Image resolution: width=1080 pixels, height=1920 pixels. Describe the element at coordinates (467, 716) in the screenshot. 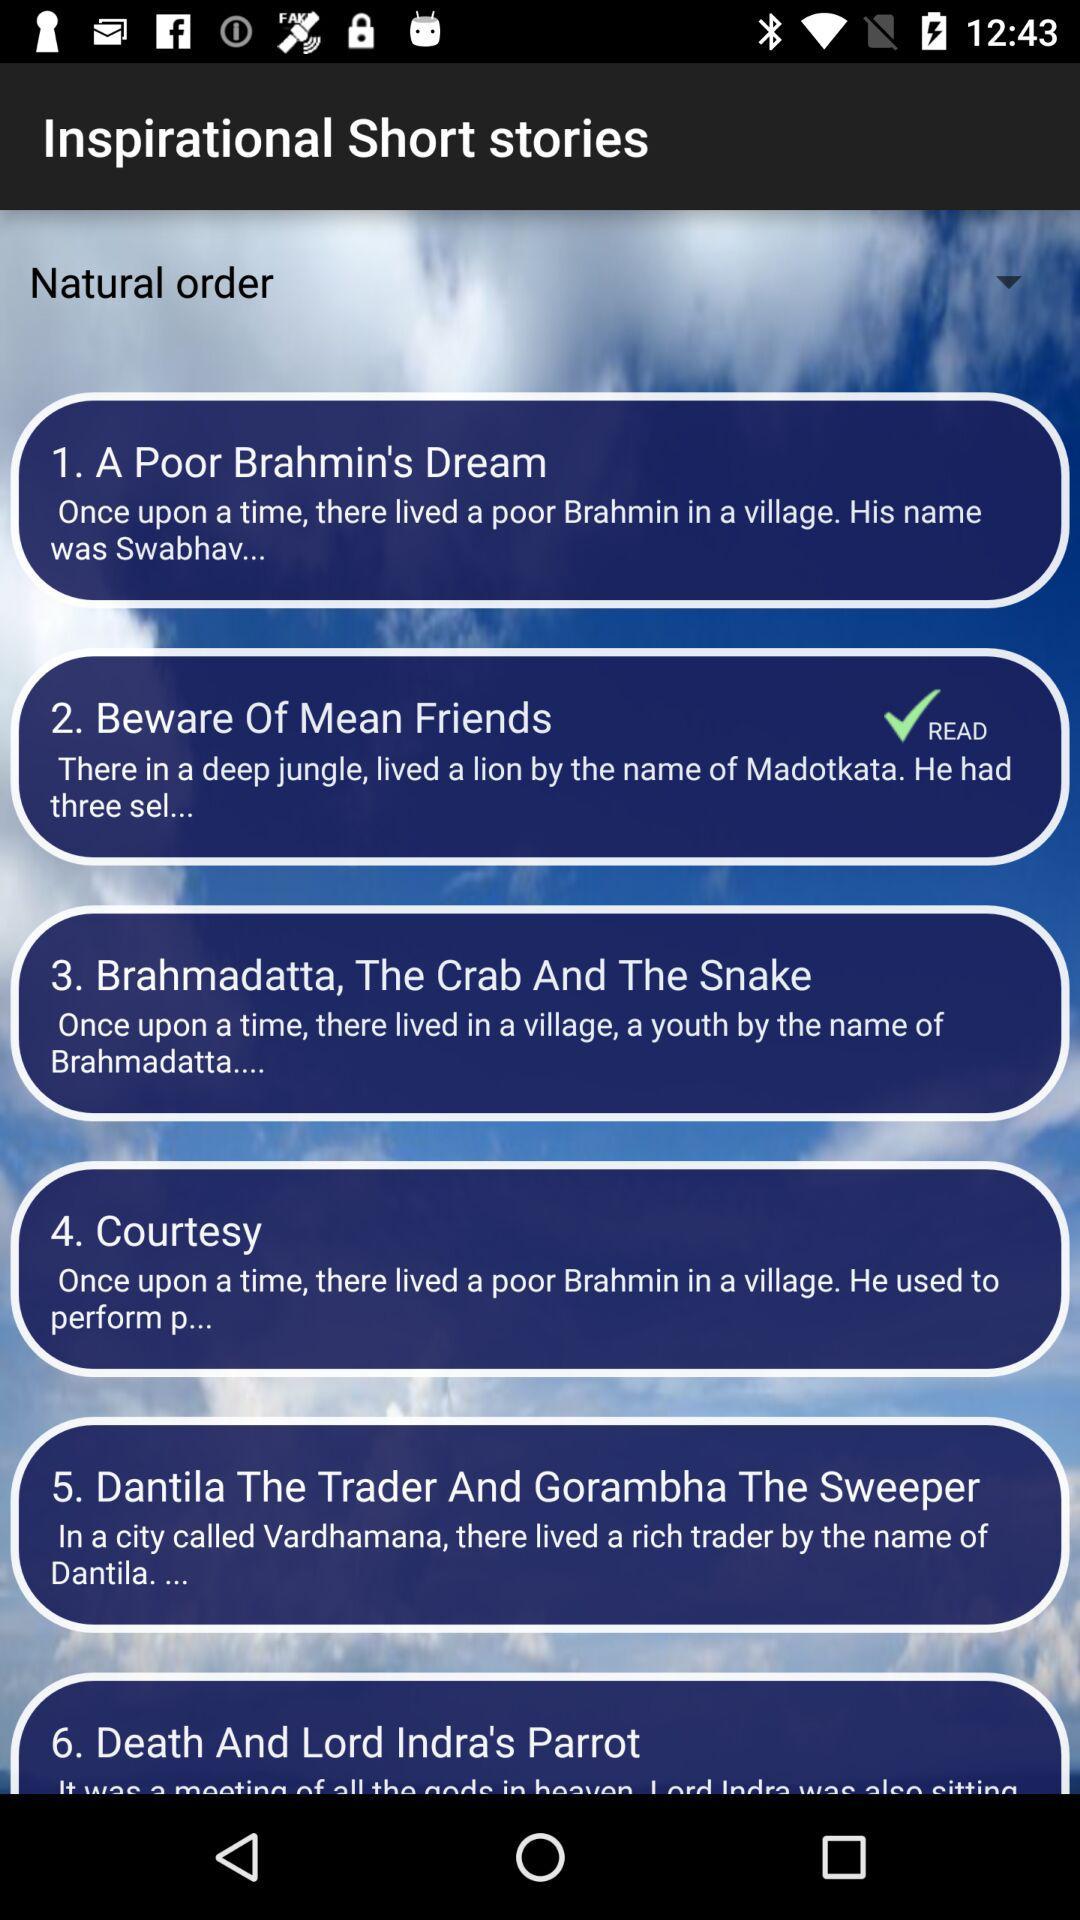

I see `item below once upon a item` at that location.